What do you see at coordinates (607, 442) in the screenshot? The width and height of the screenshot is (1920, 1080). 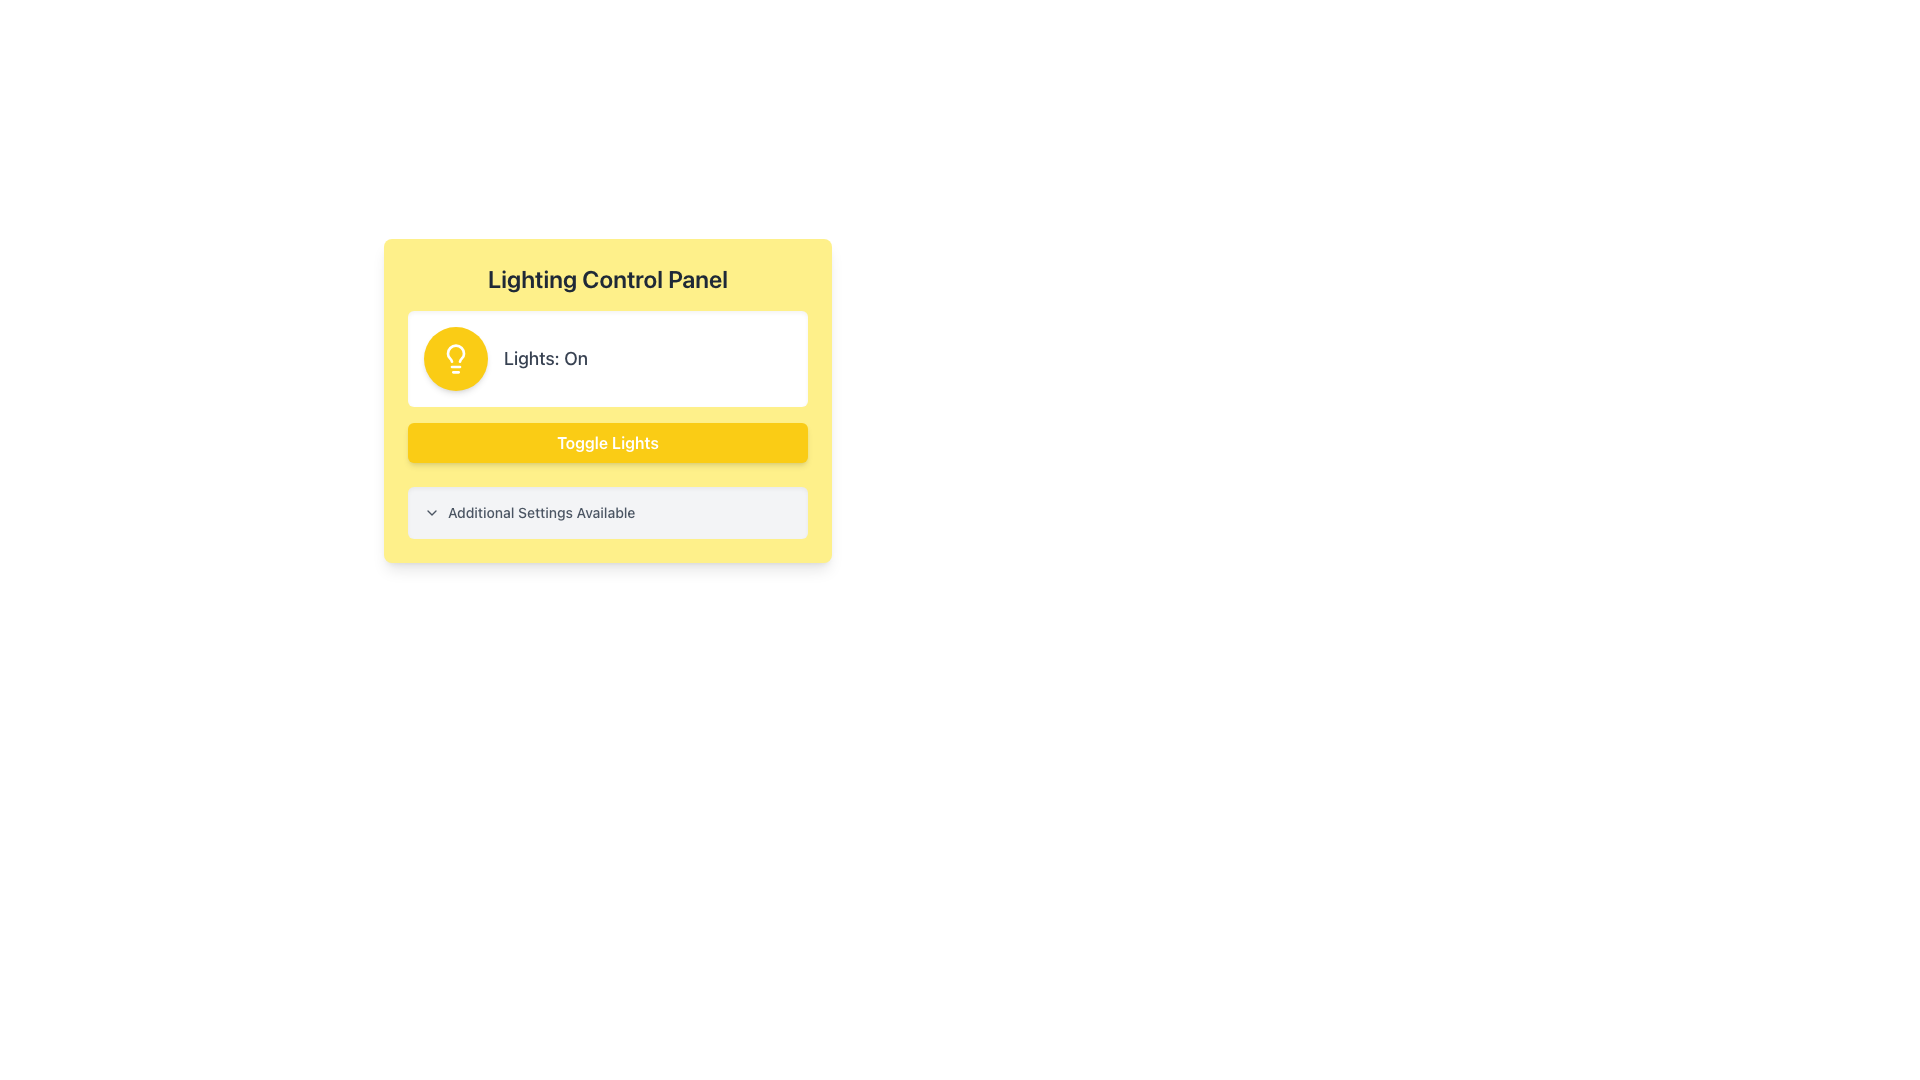 I see `the lighting toggle button located in the 'Lighting Control Panel'` at bounding box center [607, 442].